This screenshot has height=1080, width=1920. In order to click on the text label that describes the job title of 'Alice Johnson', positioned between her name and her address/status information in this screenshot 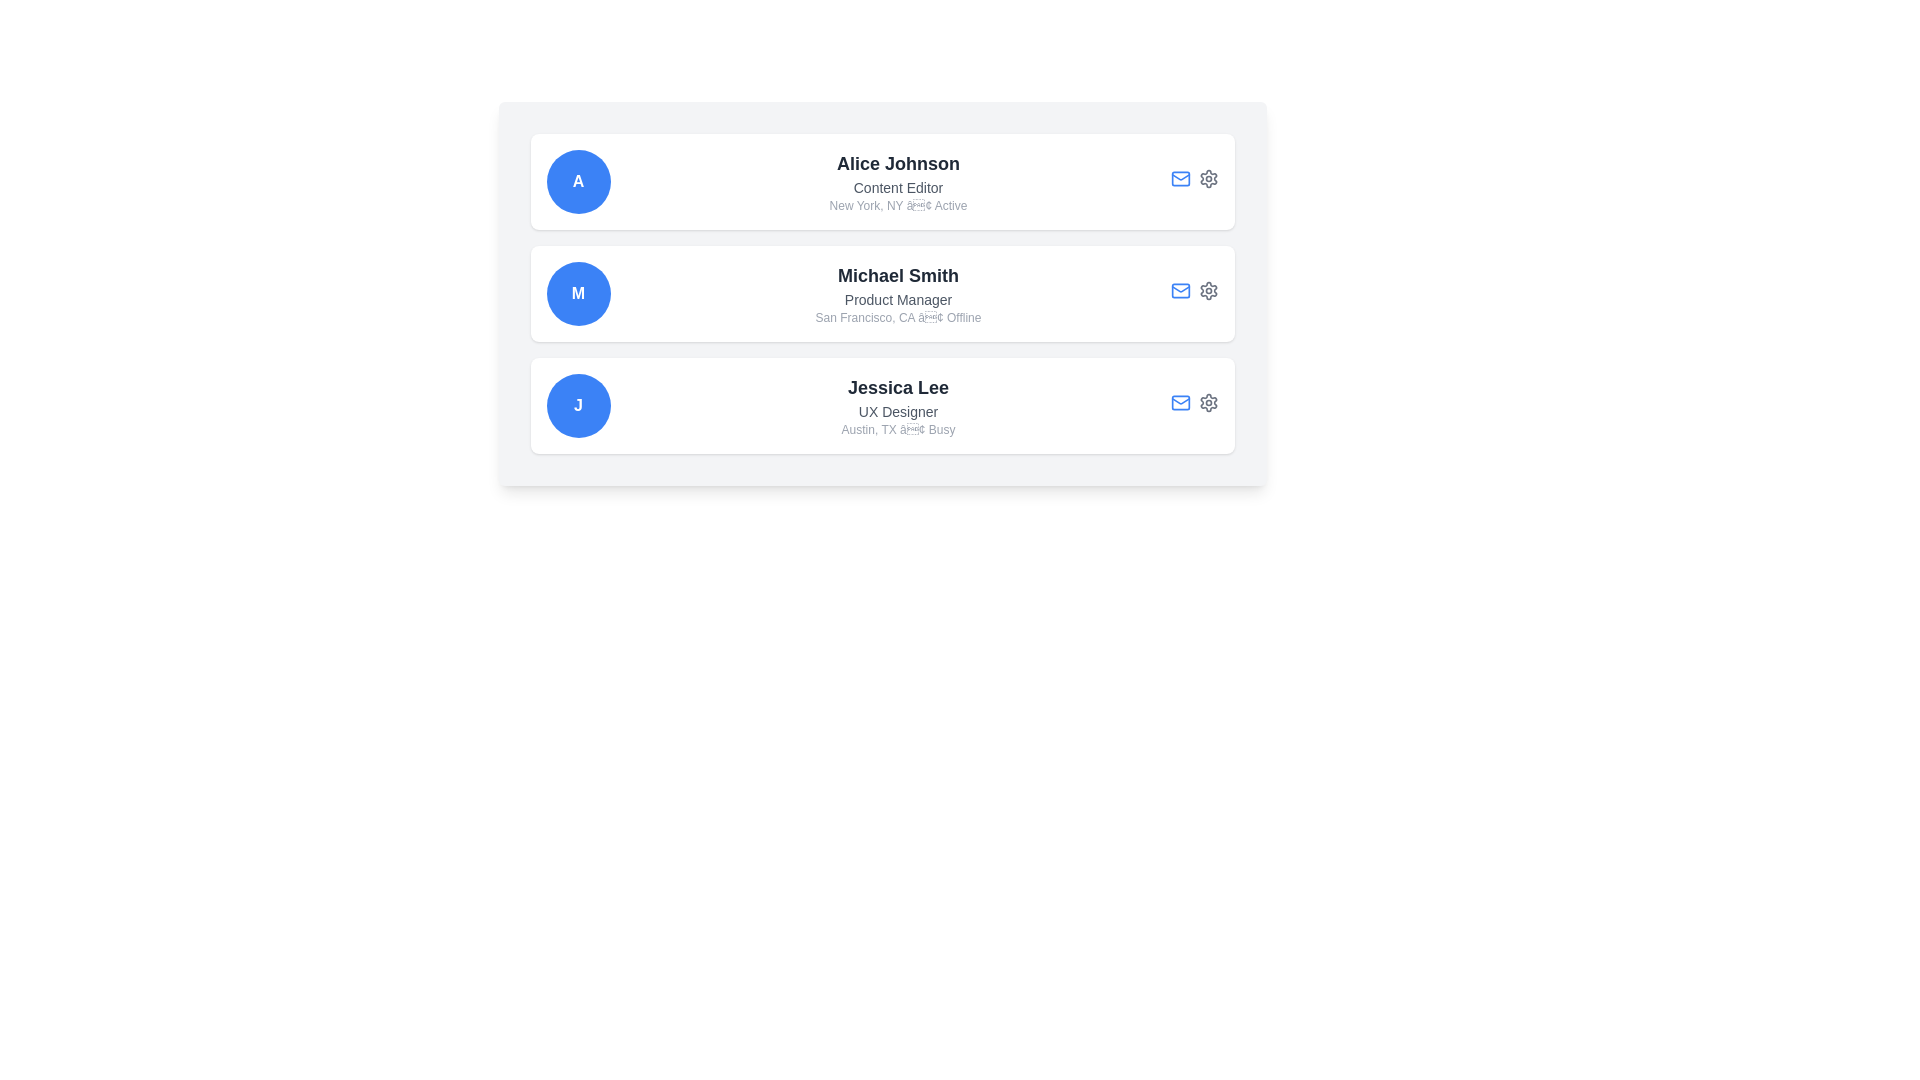, I will do `click(897, 188)`.